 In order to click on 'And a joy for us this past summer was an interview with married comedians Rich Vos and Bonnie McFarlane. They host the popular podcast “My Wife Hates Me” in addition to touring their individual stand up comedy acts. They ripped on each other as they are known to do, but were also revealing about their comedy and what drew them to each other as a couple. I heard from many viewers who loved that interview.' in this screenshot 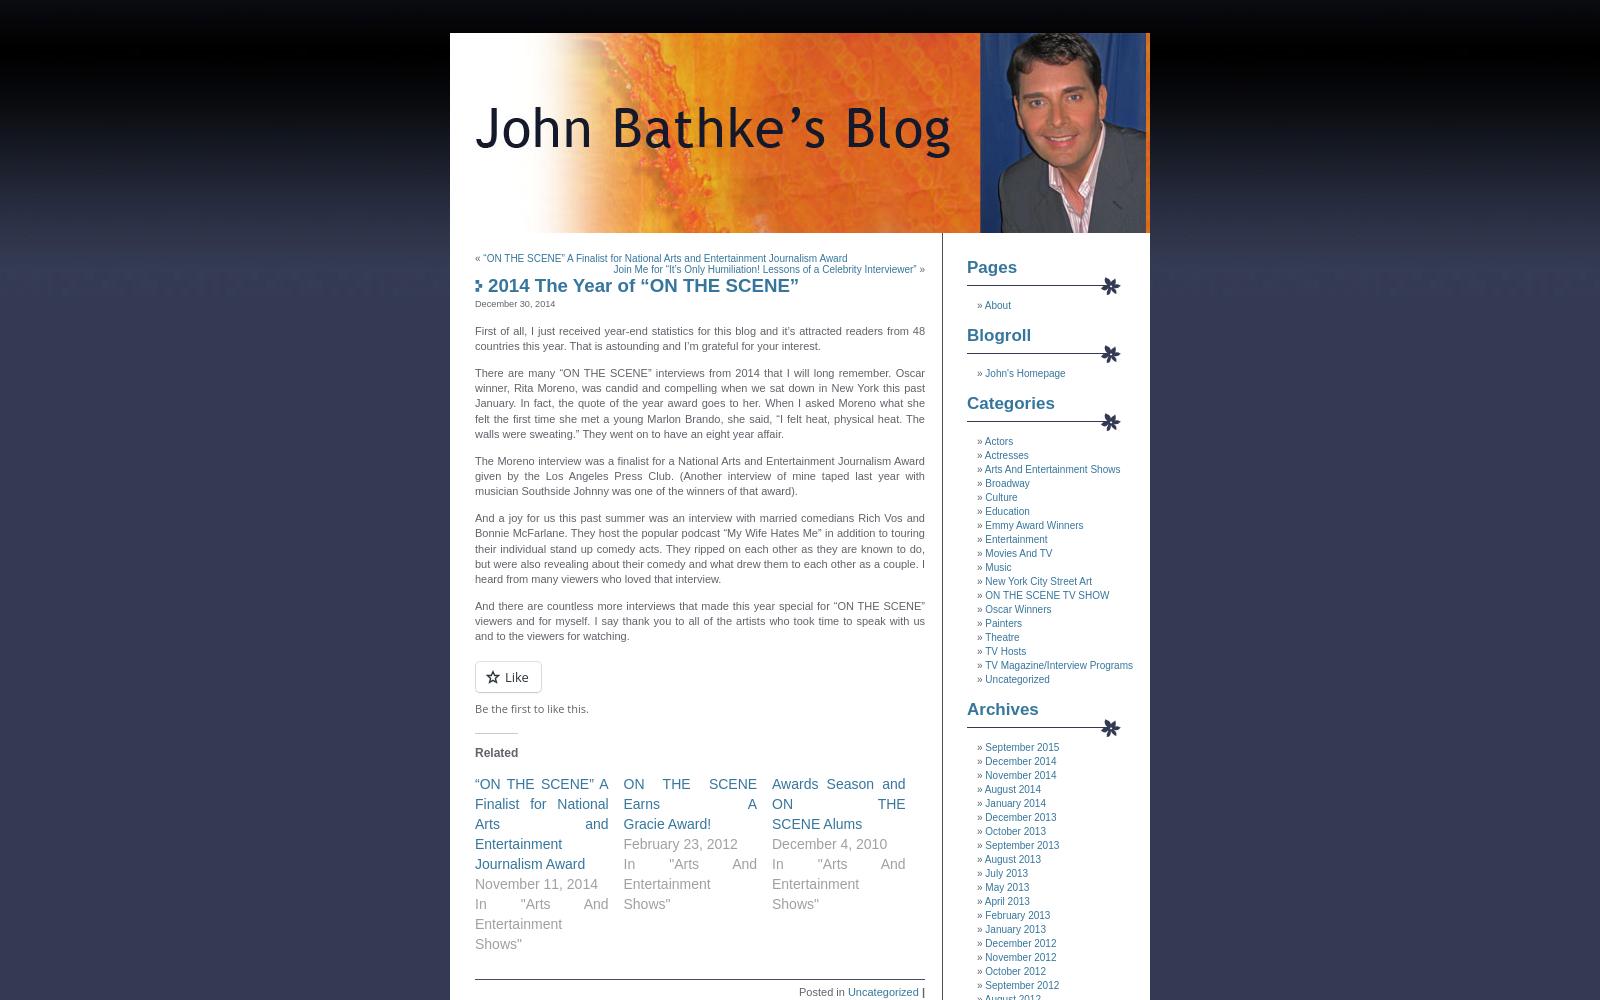, I will do `click(474, 548)`.